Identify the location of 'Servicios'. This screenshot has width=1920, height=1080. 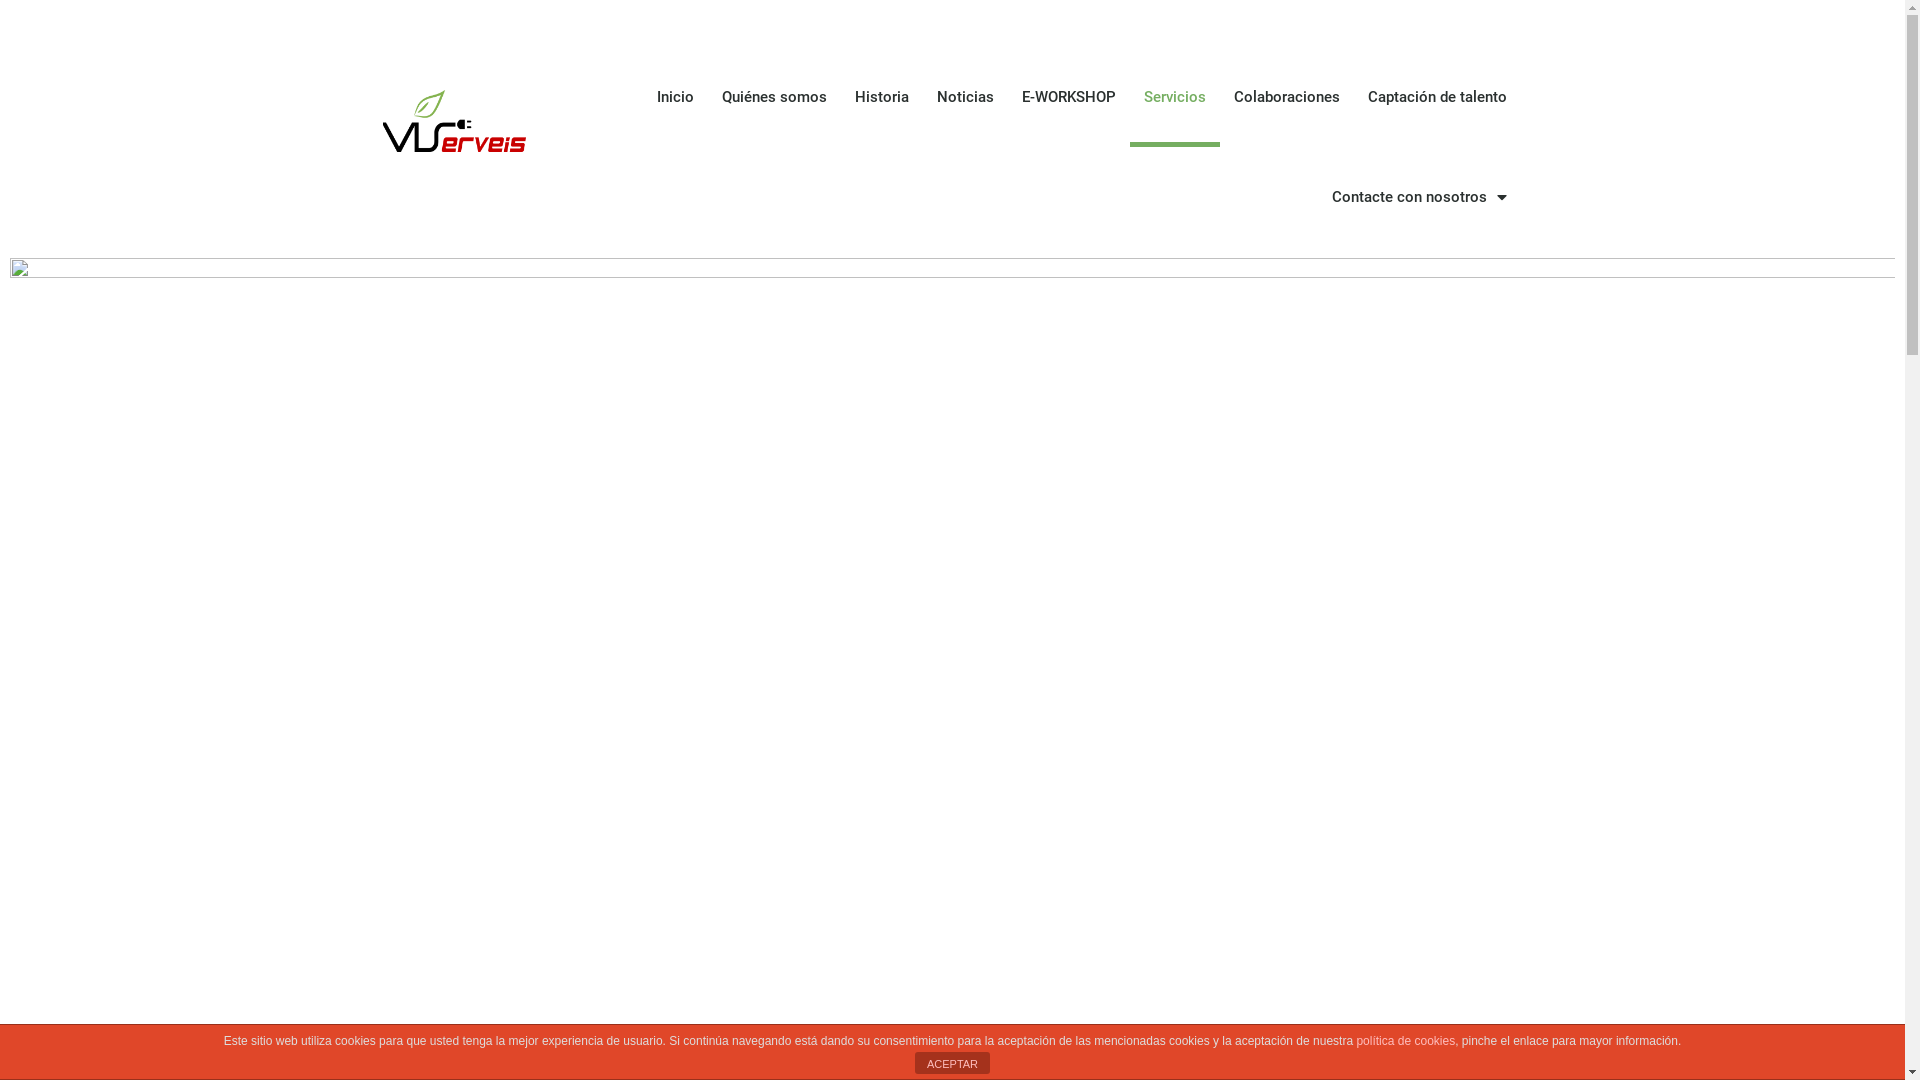
(1175, 96).